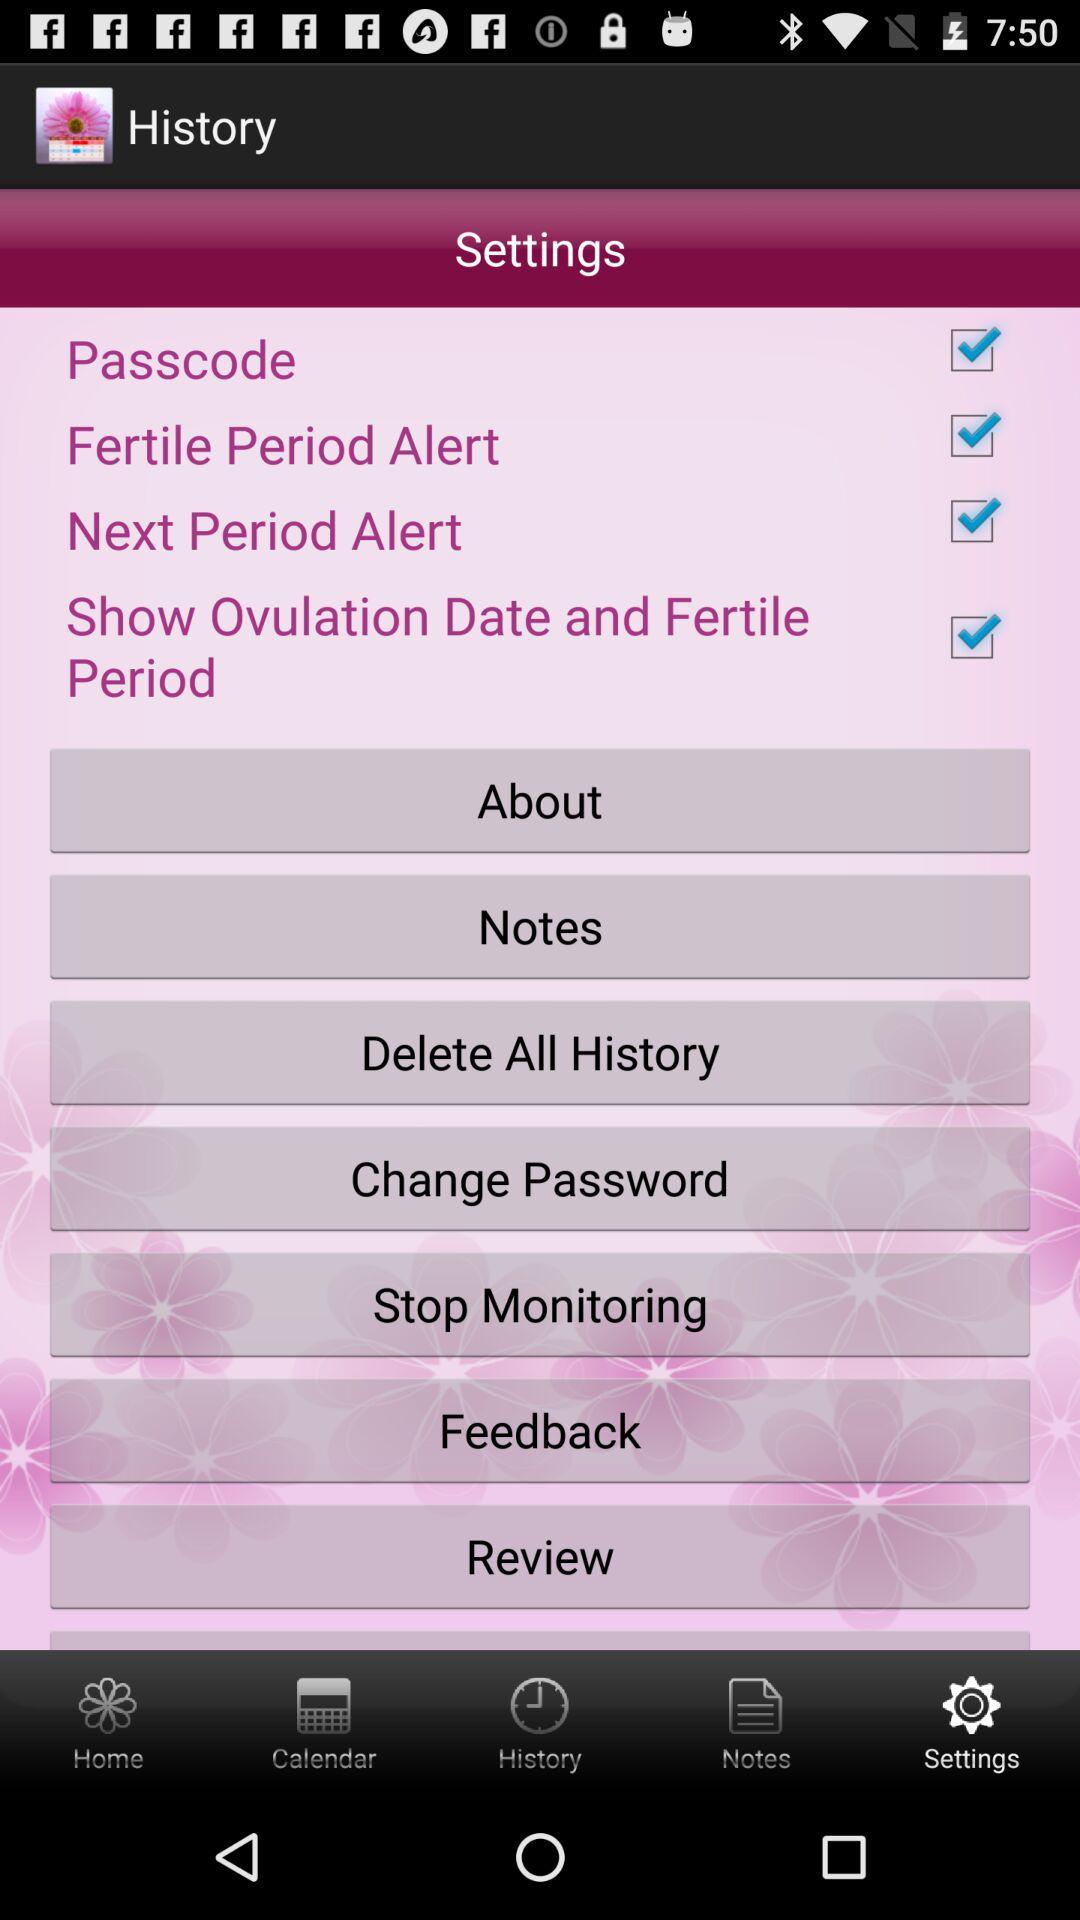  Describe the element at coordinates (540, 1555) in the screenshot. I see `the item below the feedback icon` at that location.